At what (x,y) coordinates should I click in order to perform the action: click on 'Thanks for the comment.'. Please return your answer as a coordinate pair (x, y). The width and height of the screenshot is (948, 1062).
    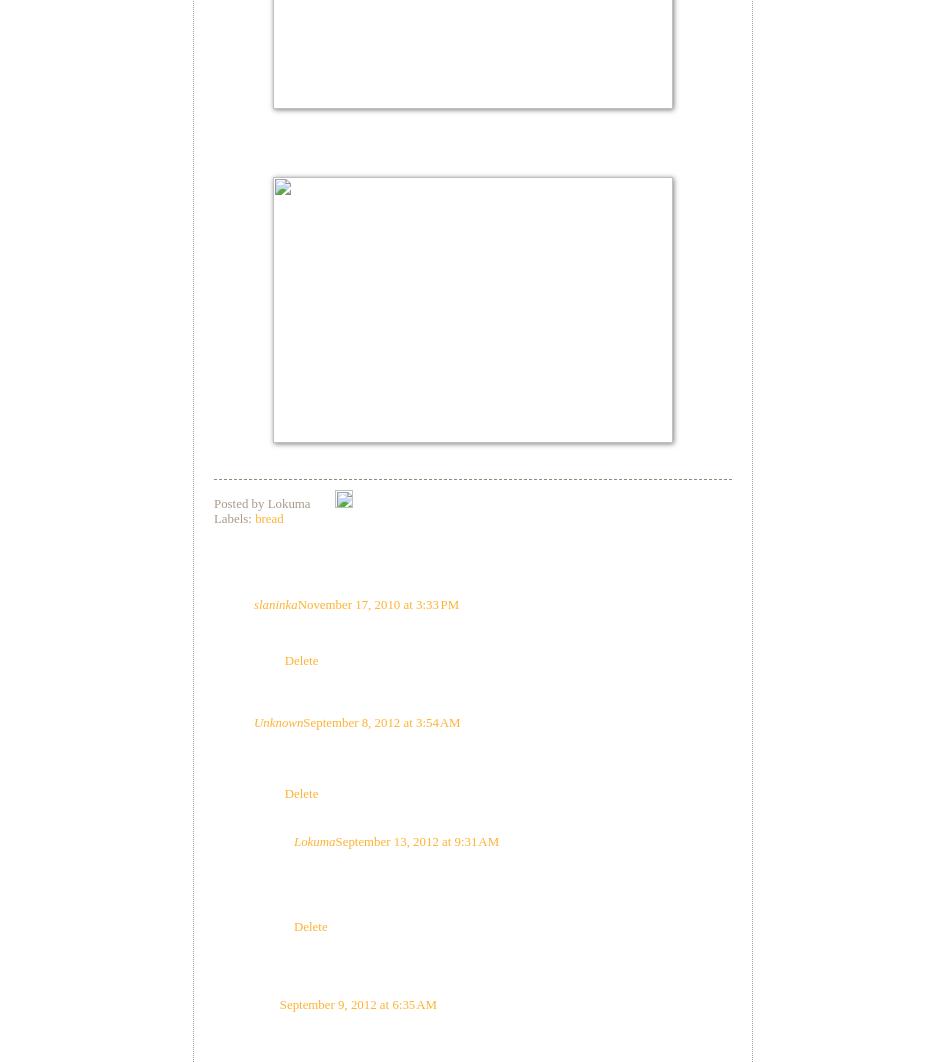
    Looking at the image, I should click on (357, 897).